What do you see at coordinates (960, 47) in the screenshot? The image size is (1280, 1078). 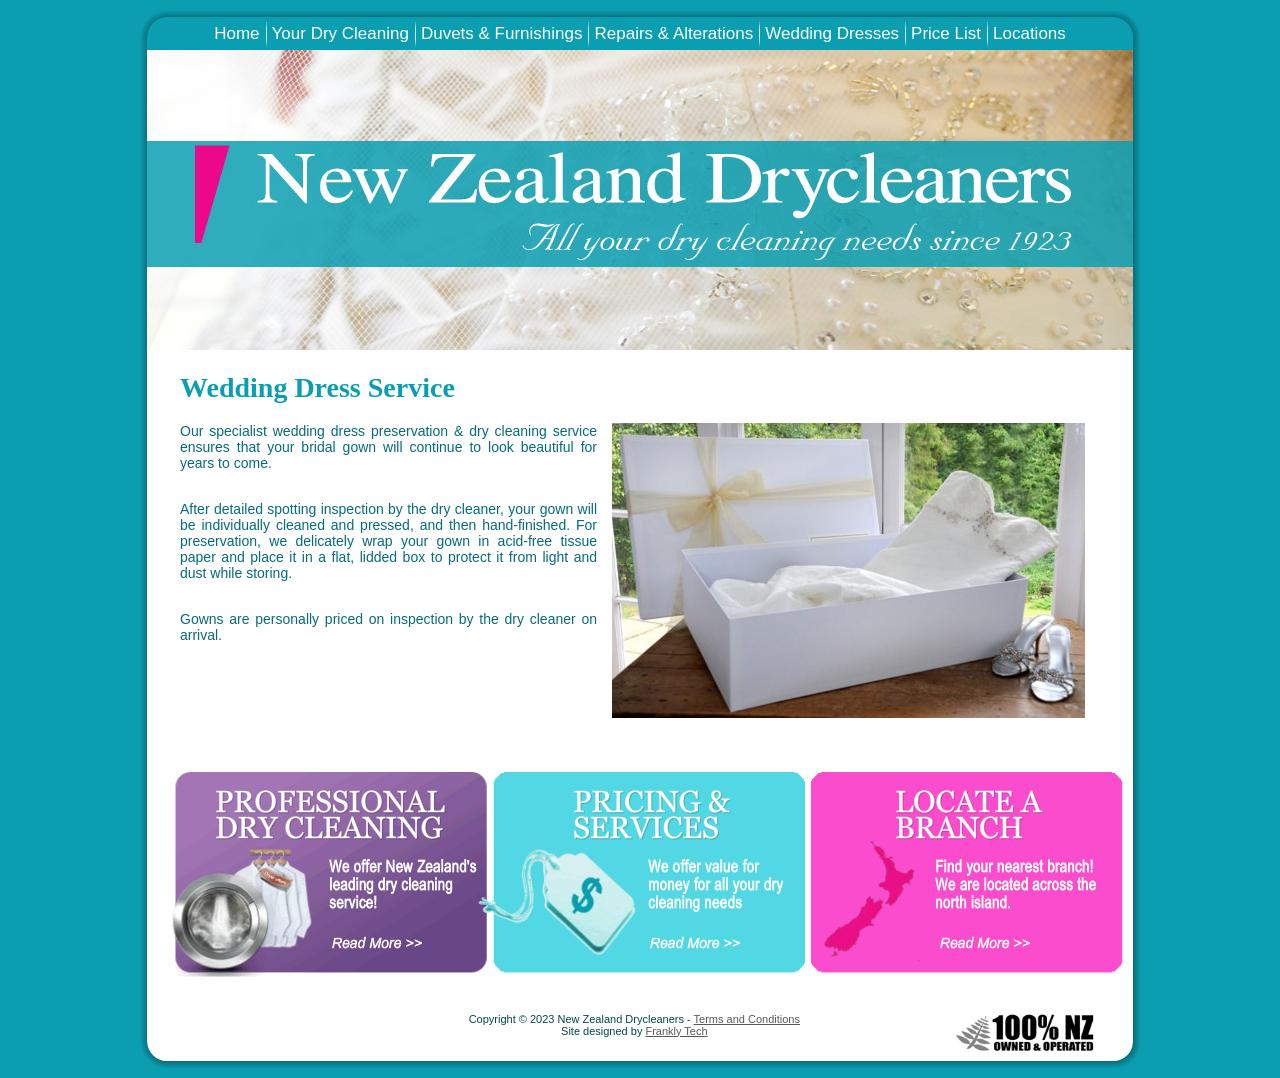 I see `'Hamilton Pricing'` at bounding box center [960, 47].